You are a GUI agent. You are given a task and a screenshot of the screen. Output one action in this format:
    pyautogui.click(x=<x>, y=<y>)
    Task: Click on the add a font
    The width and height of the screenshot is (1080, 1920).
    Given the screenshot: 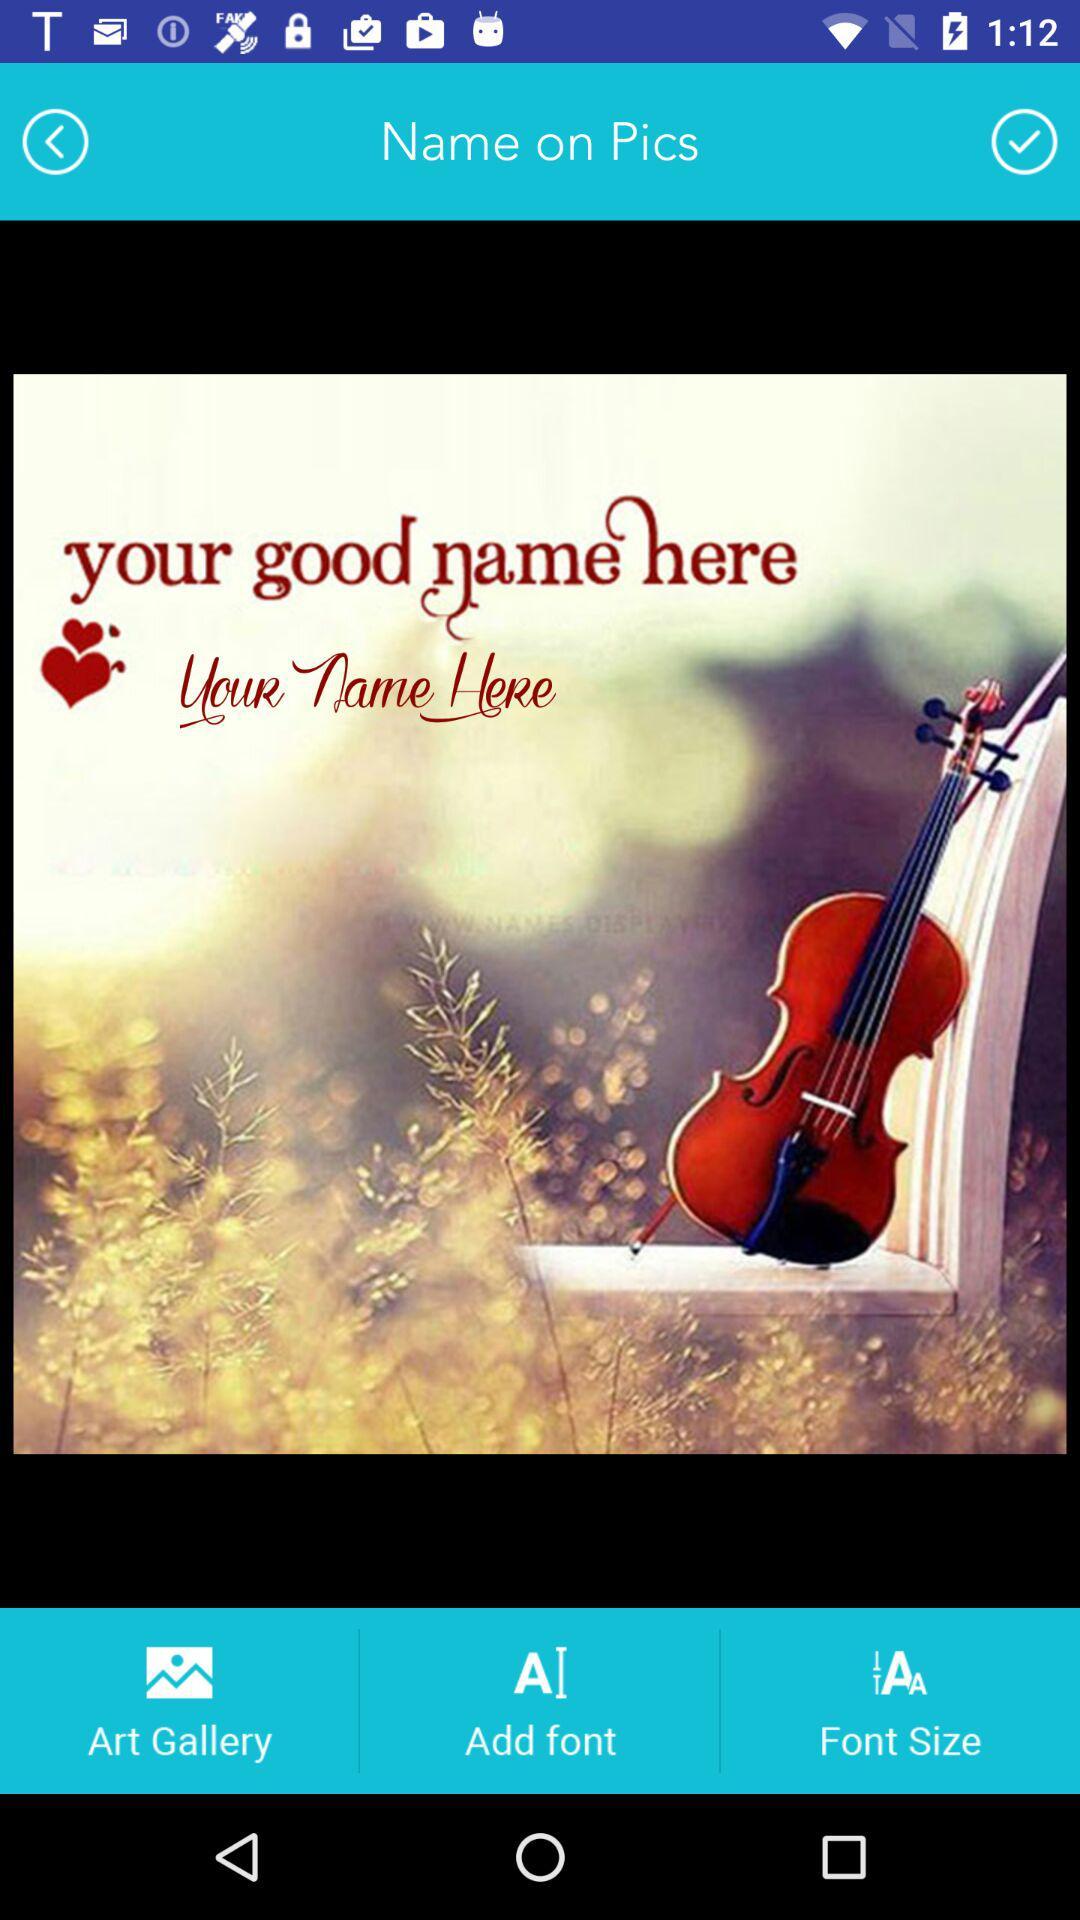 What is the action you would take?
    pyautogui.click(x=538, y=1699)
    